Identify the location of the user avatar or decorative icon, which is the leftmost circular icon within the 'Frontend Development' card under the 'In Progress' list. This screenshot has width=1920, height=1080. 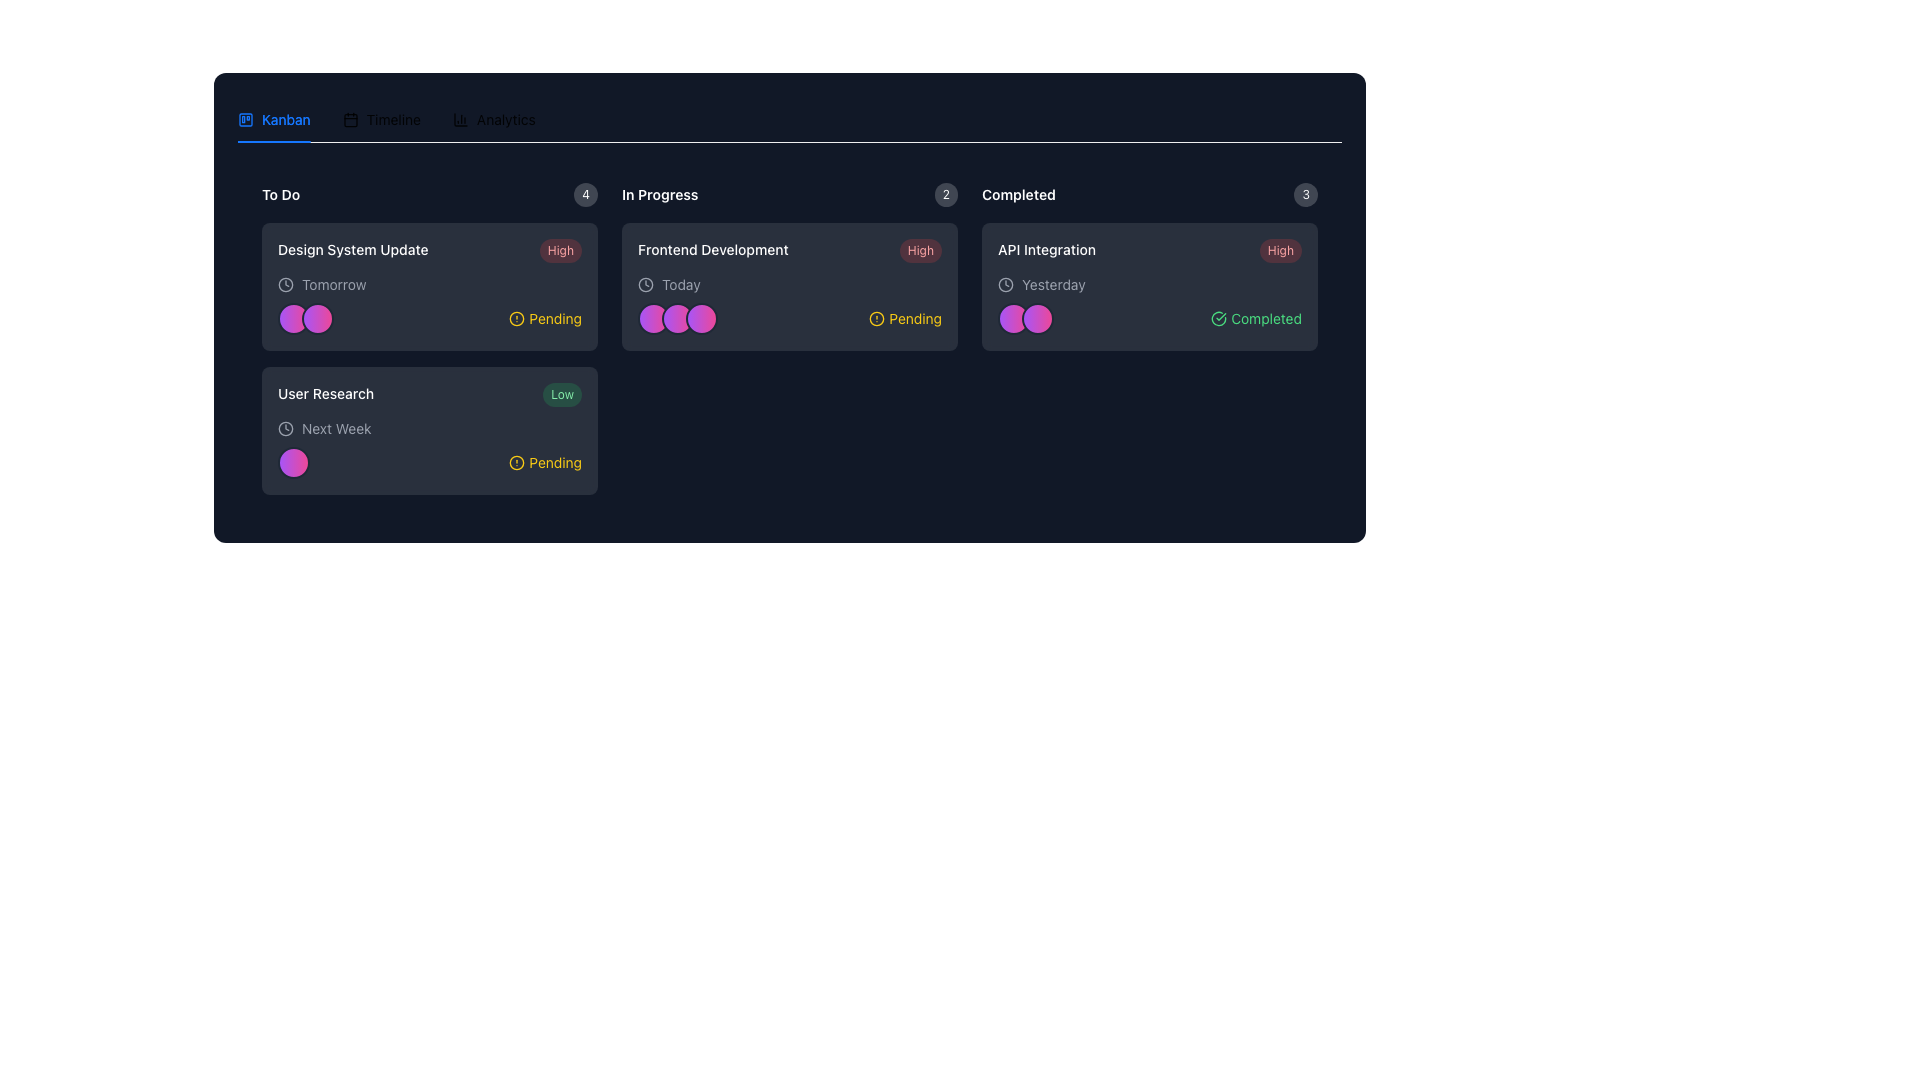
(653, 318).